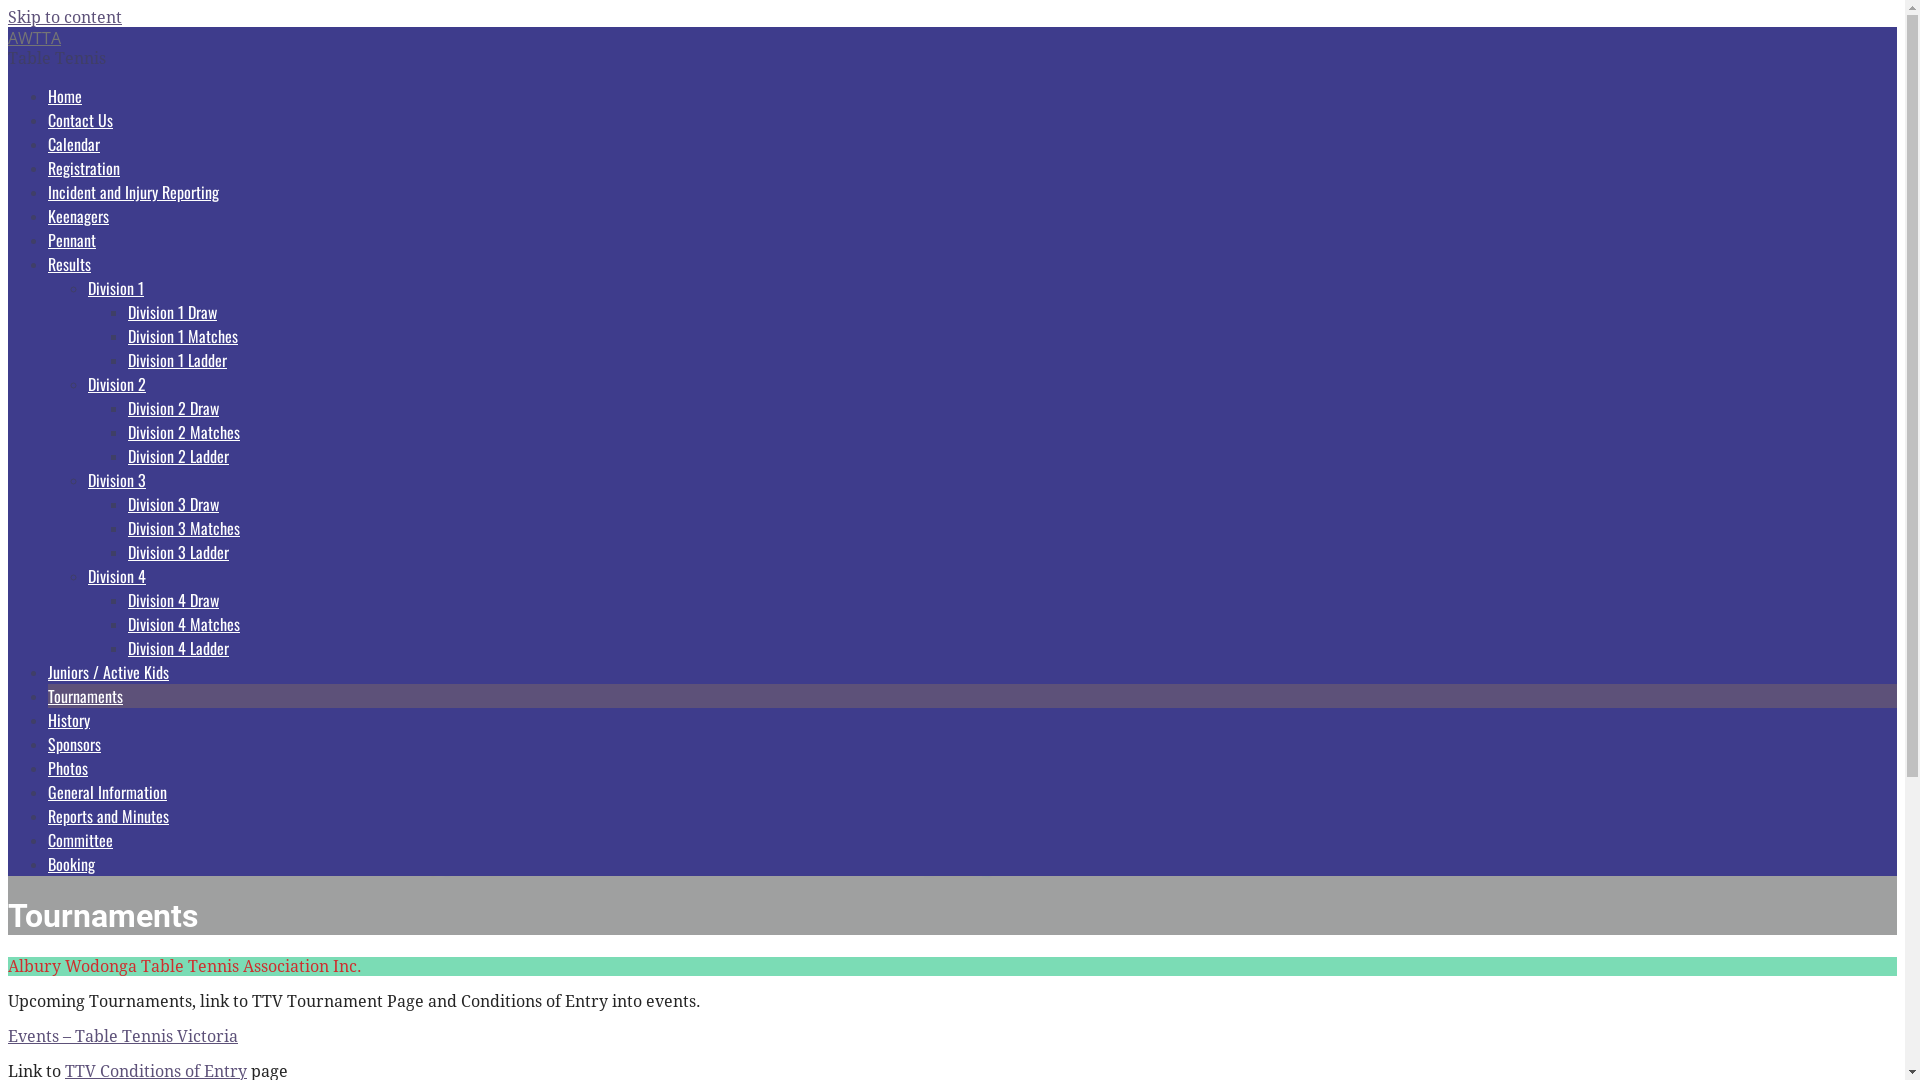 The height and width of the screenshot is (1080, 1920). Describe the element at coordinates (127, 407) in the screenshot. I see `'Division 2 Draw'` at that location.